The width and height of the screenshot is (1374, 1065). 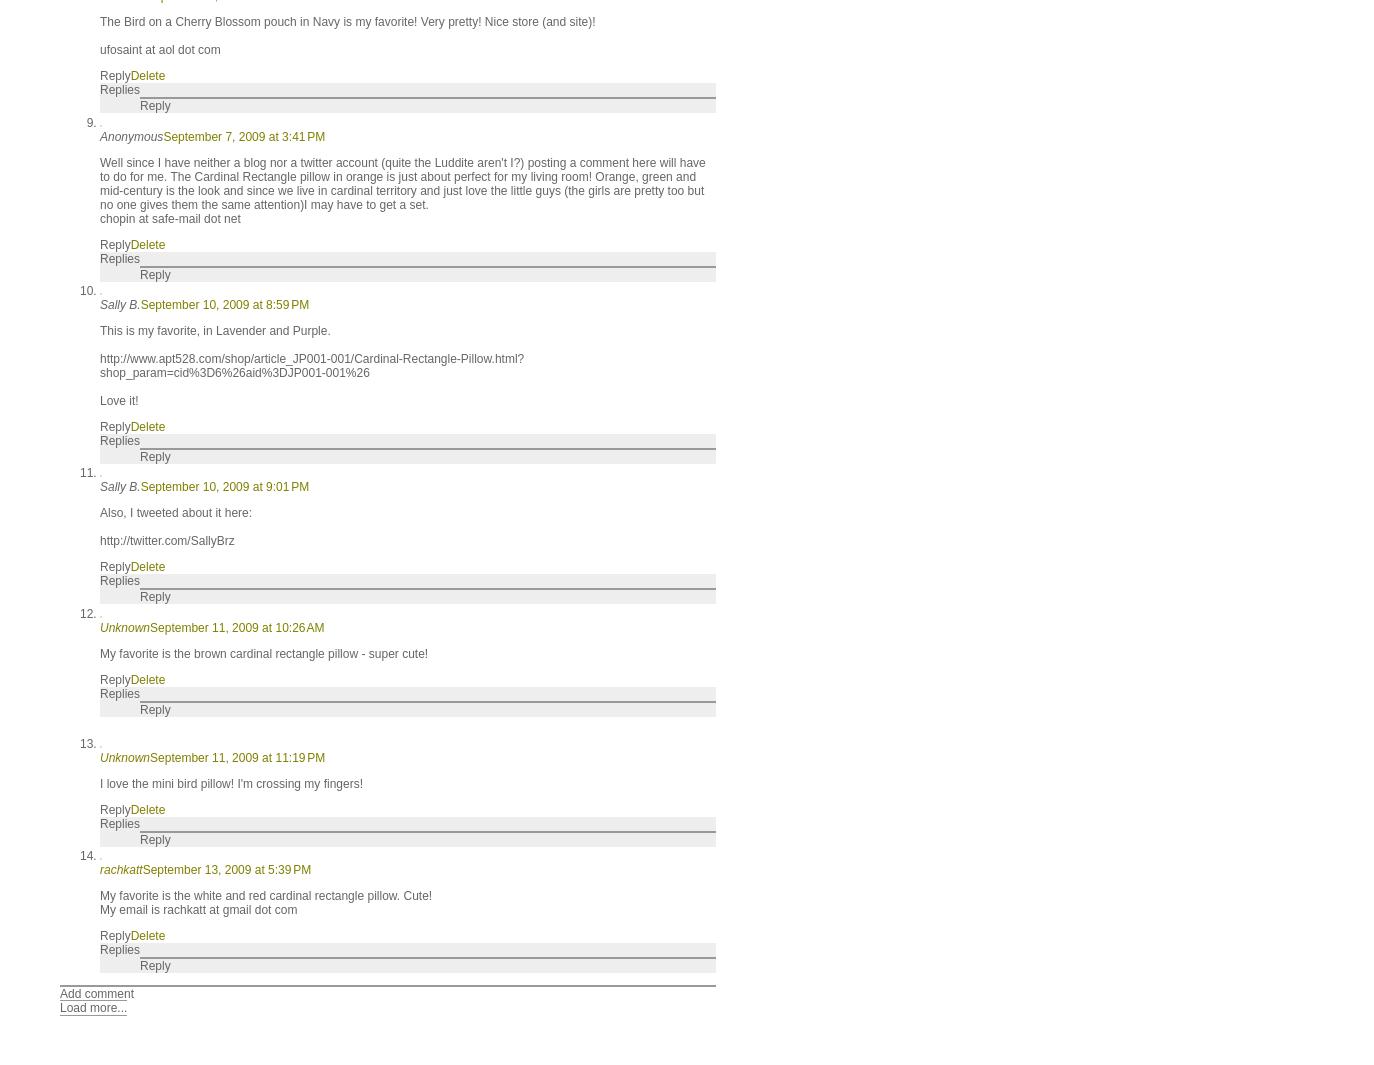 What do you see at coordinates (236, 626) in the screenshot?
I see `'September 11, 2009 at 10:26 AM'` at bounding box center [236, 626].